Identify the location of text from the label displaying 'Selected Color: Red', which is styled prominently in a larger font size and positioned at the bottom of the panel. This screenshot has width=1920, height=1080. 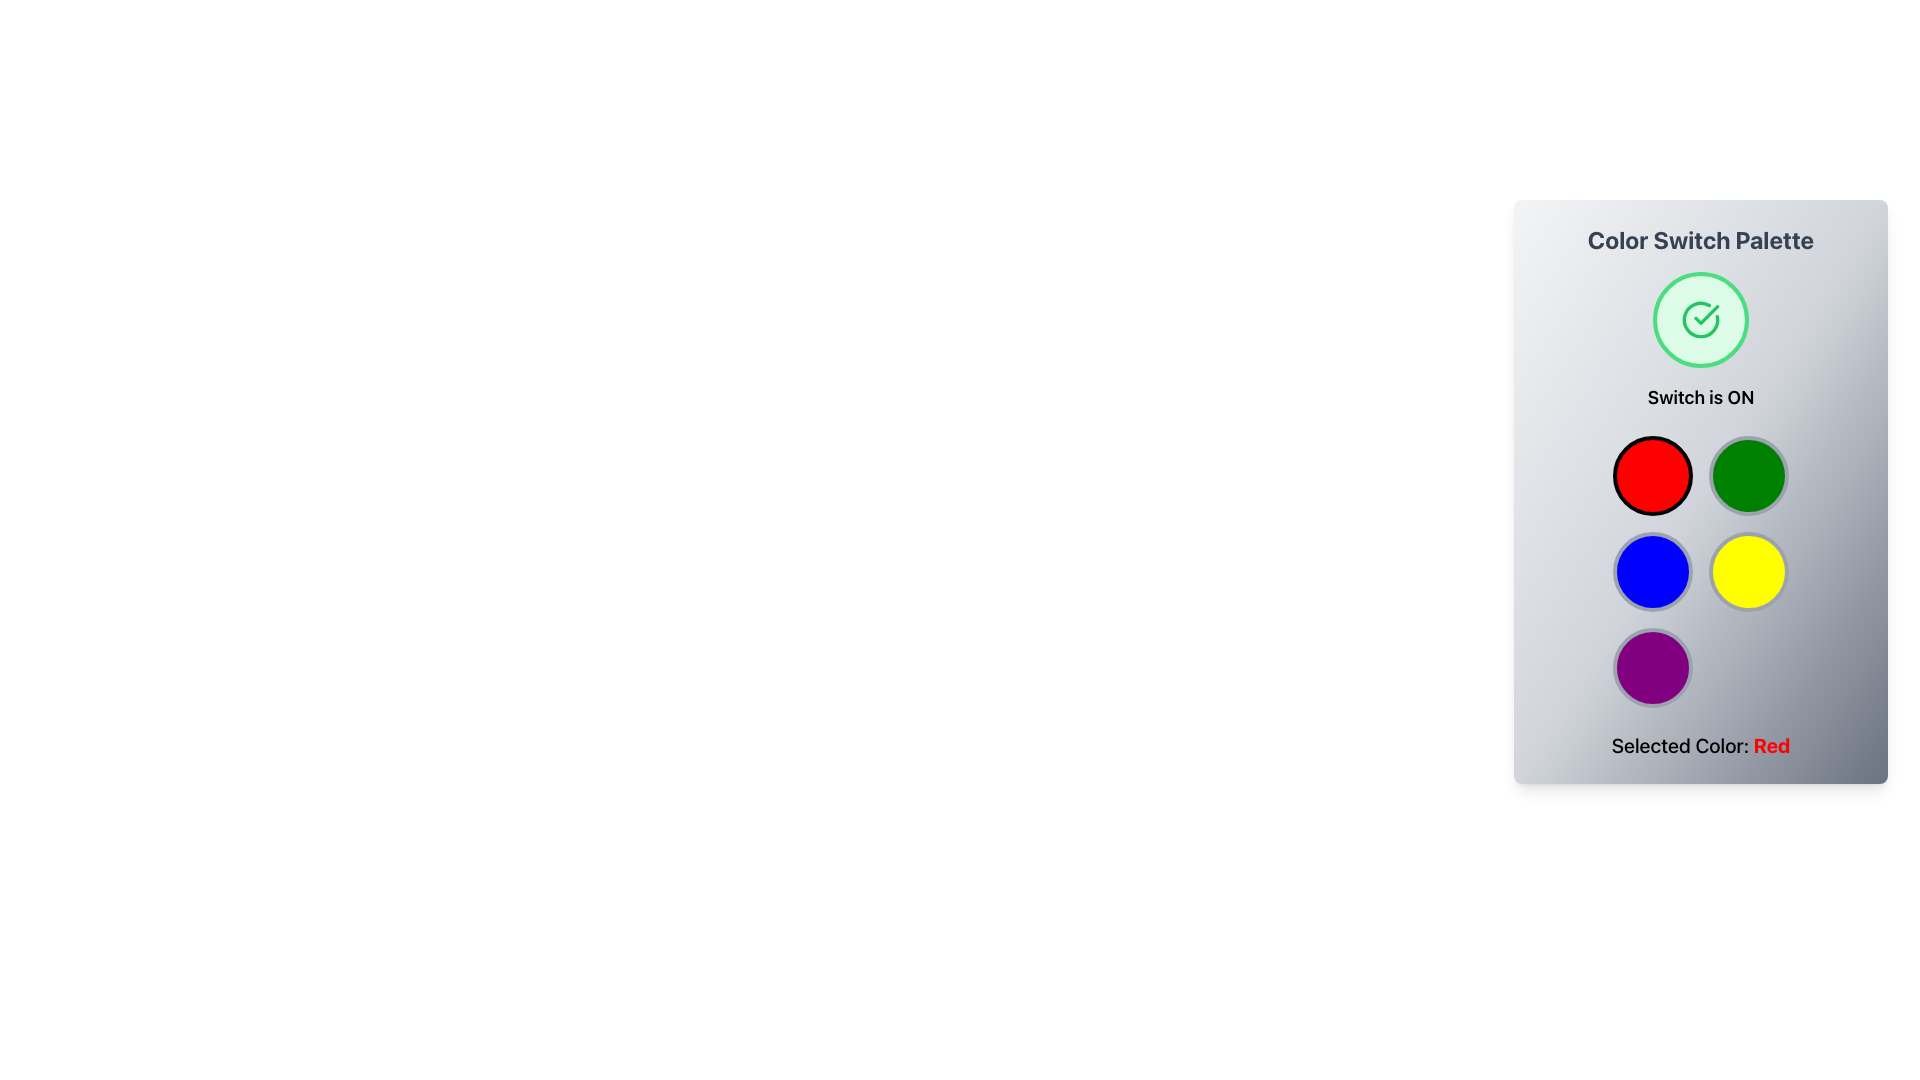
(1699, 745).